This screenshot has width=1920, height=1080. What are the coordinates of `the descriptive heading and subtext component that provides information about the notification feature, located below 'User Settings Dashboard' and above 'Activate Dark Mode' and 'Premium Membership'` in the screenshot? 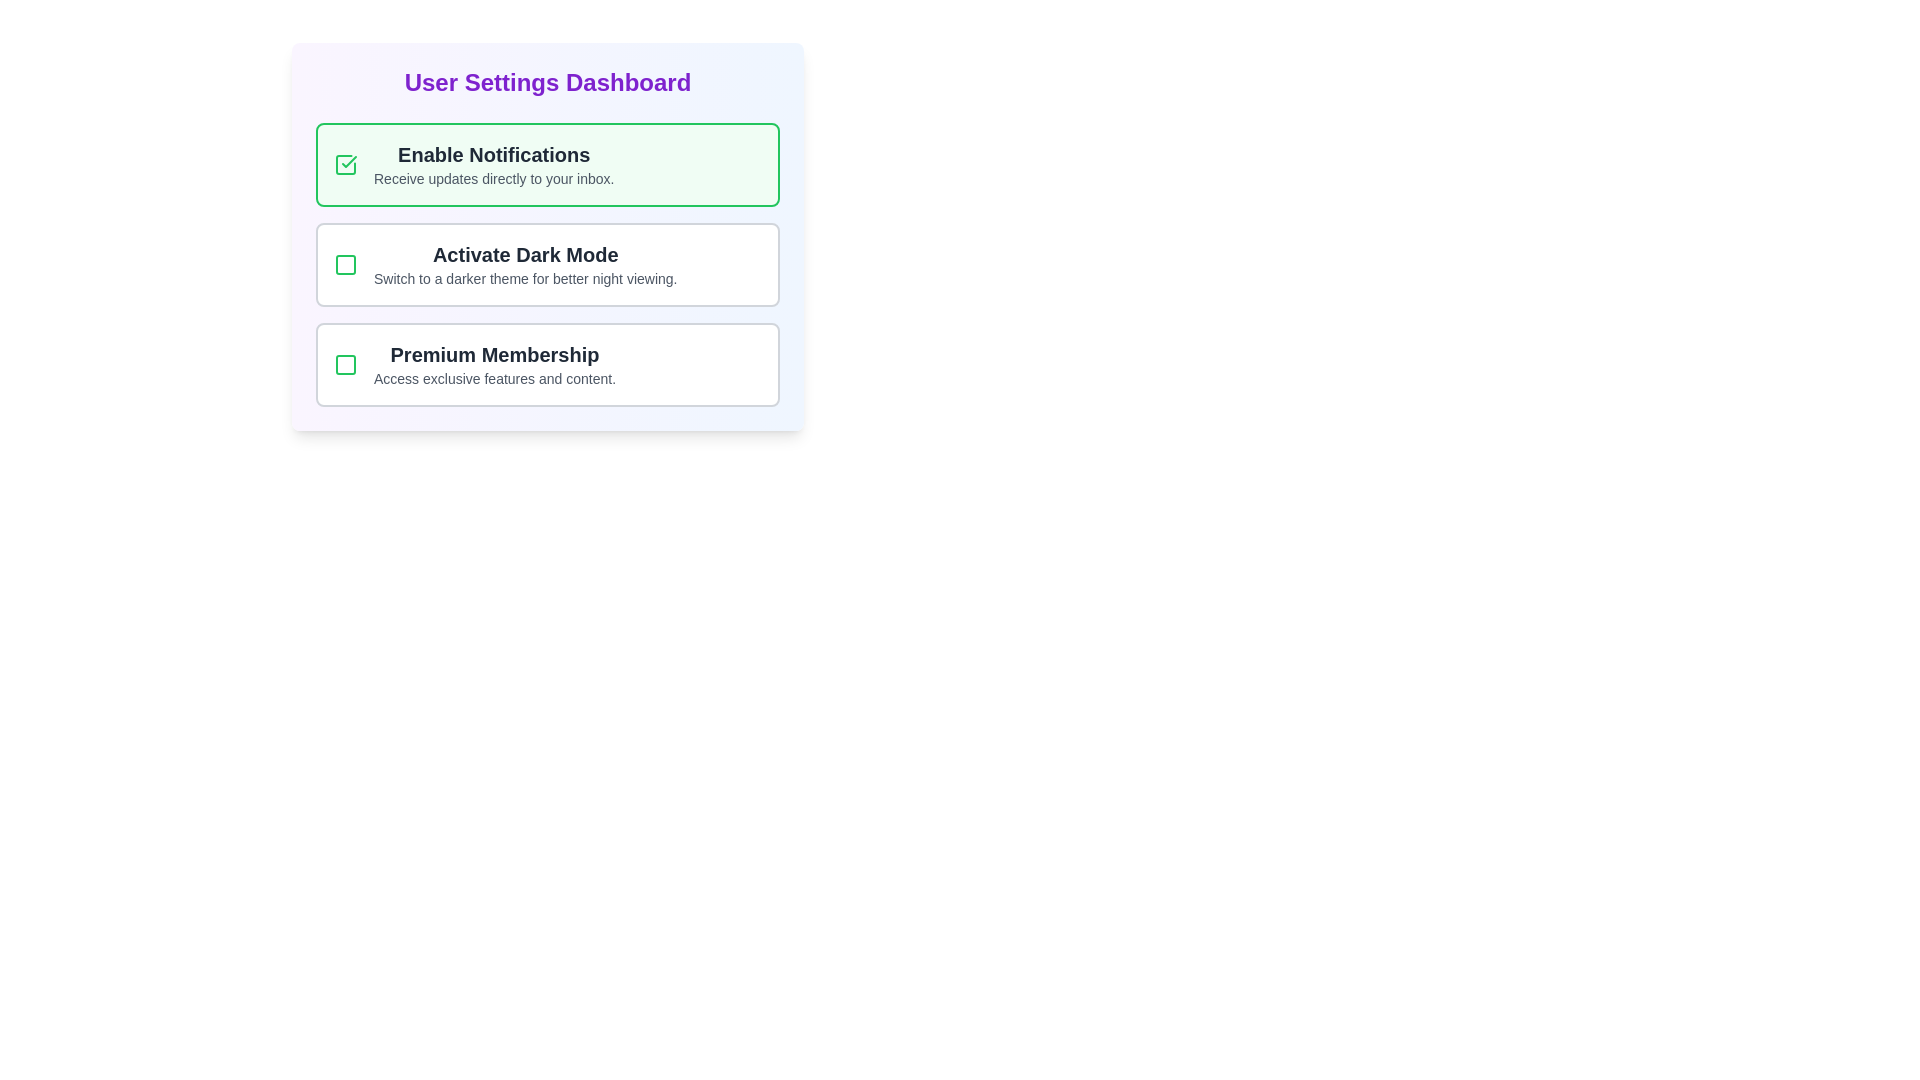 It's located at (494, 164).